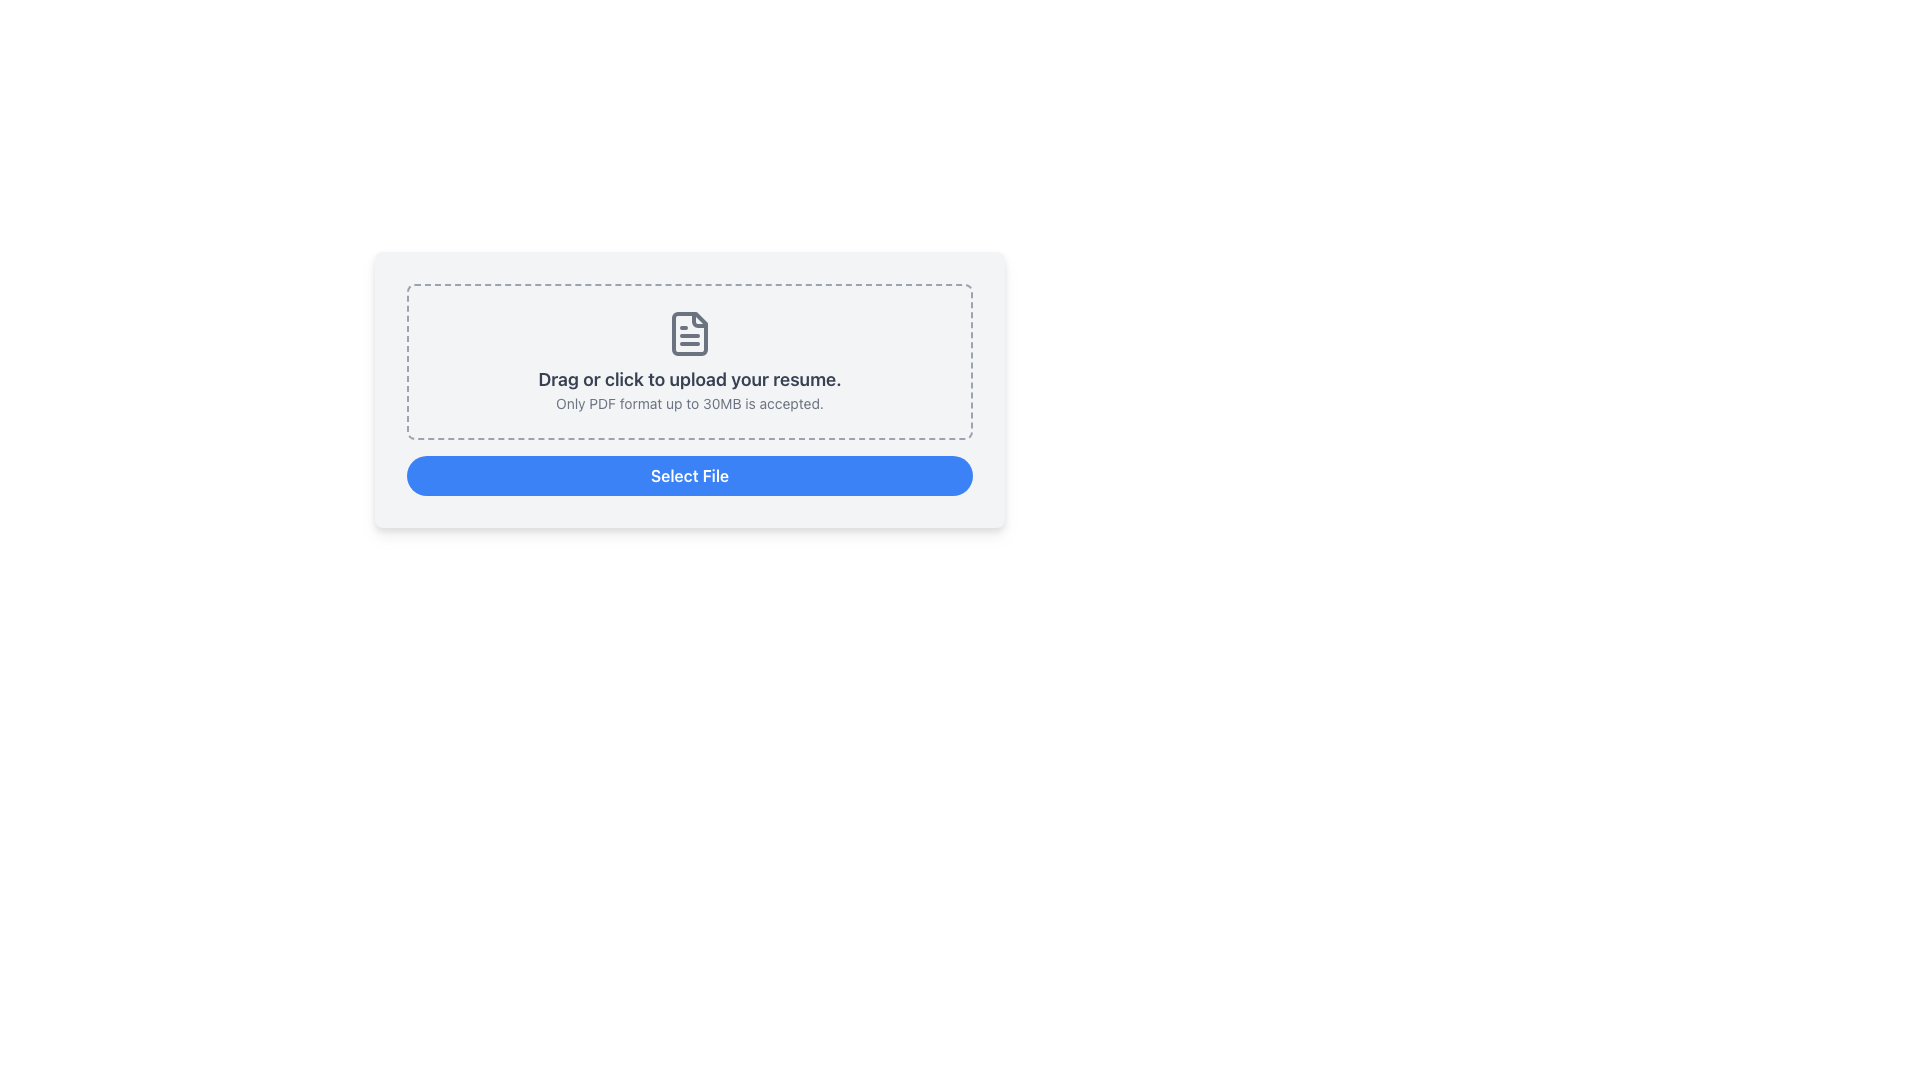  I want to click on the button located at the bottom of the light-gray rectangular area, which allows users to initiate the file selection dialog for uploading a resume, so click(690, 475).